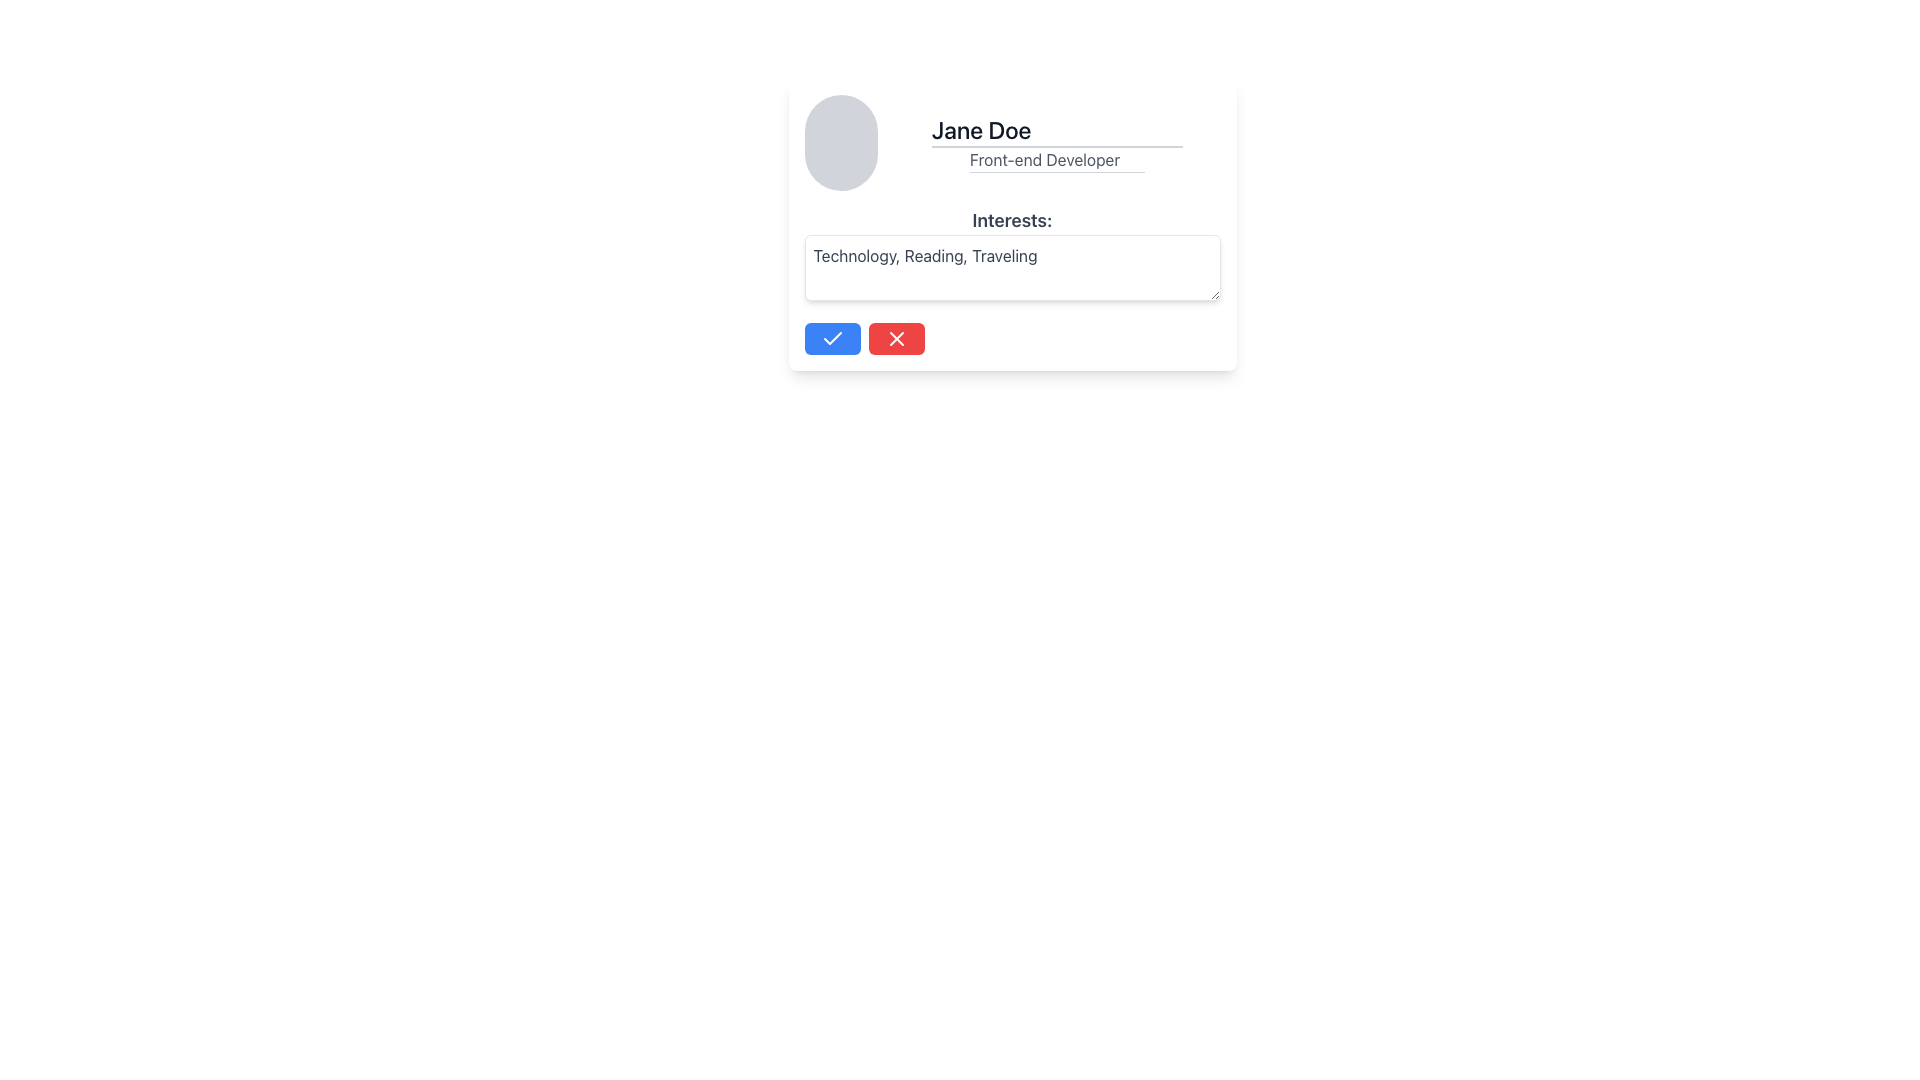 The height and width of the screenshot is (1080, 1920). Describe the element at coordinates (1012, 220) in the screenshot. I see `the text label displaying 'Interests:' in bold, gray font, which is positioned above the user's interests text area within the content card interface` at that location.